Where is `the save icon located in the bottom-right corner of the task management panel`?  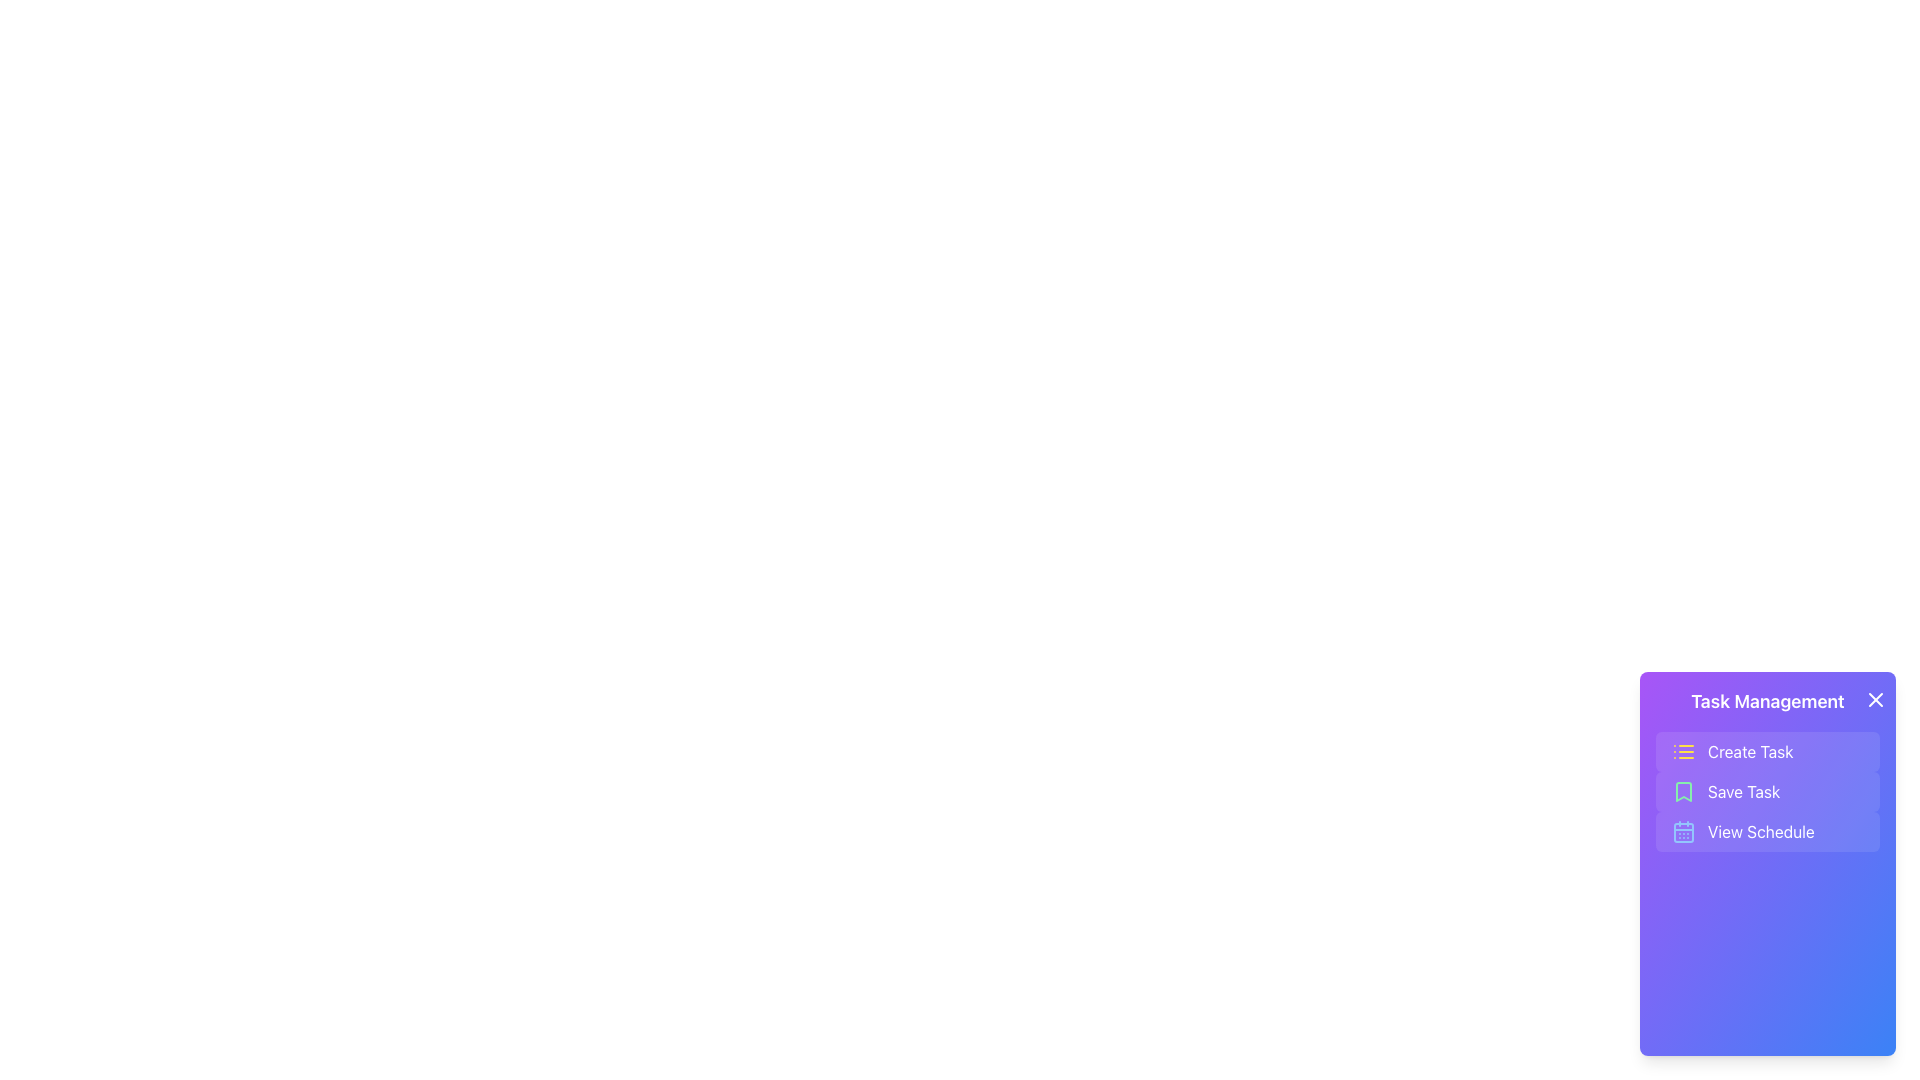
the save icon located in the bottom-right corner of the task management panel is located at coordinates (1683, 790).